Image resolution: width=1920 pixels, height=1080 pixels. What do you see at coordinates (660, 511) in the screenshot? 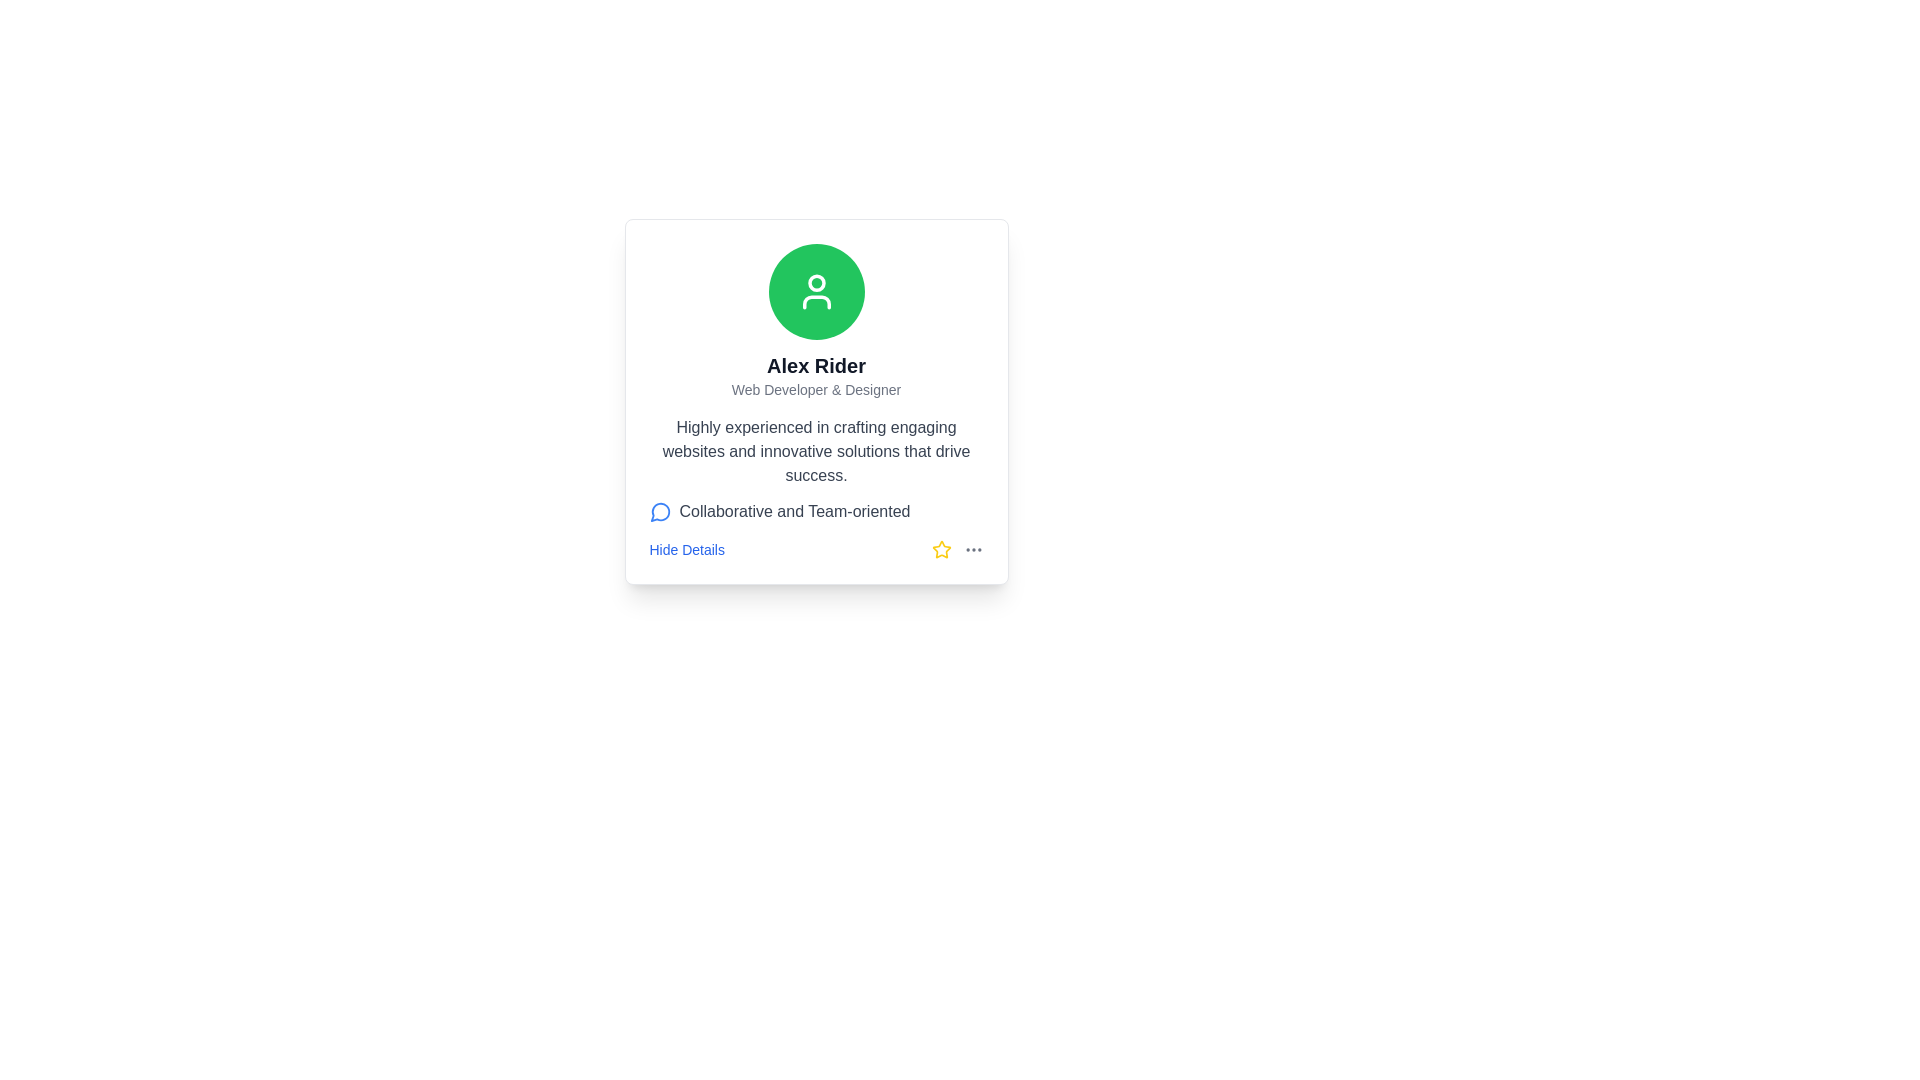
I see `the communication or teamwork icon located to the left of the text 'Collaborative and Team-oriented'` at bounding box center [660, 511].